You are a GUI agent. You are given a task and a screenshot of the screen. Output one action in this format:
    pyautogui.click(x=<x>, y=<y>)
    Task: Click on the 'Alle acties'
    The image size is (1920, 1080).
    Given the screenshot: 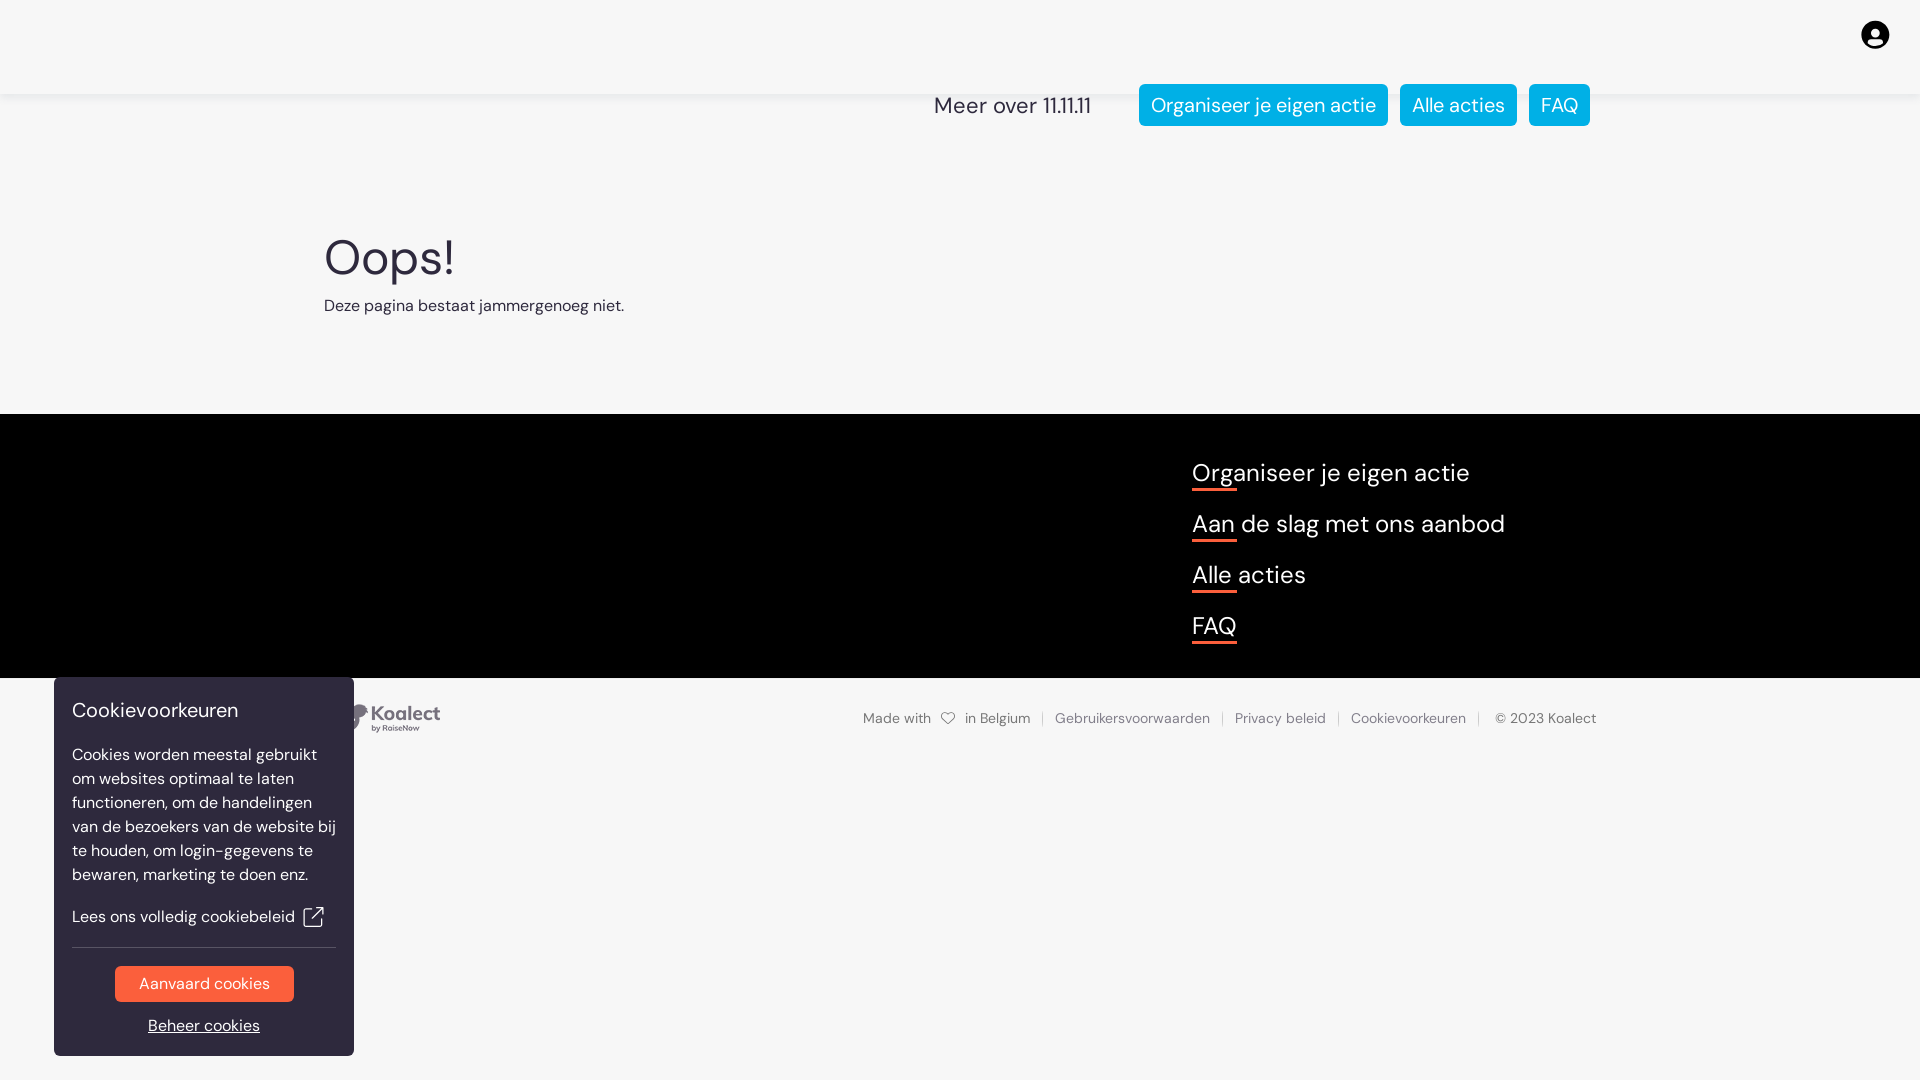 What is the action you would take?
    pyautogui.click(x=1458, y=104)
    